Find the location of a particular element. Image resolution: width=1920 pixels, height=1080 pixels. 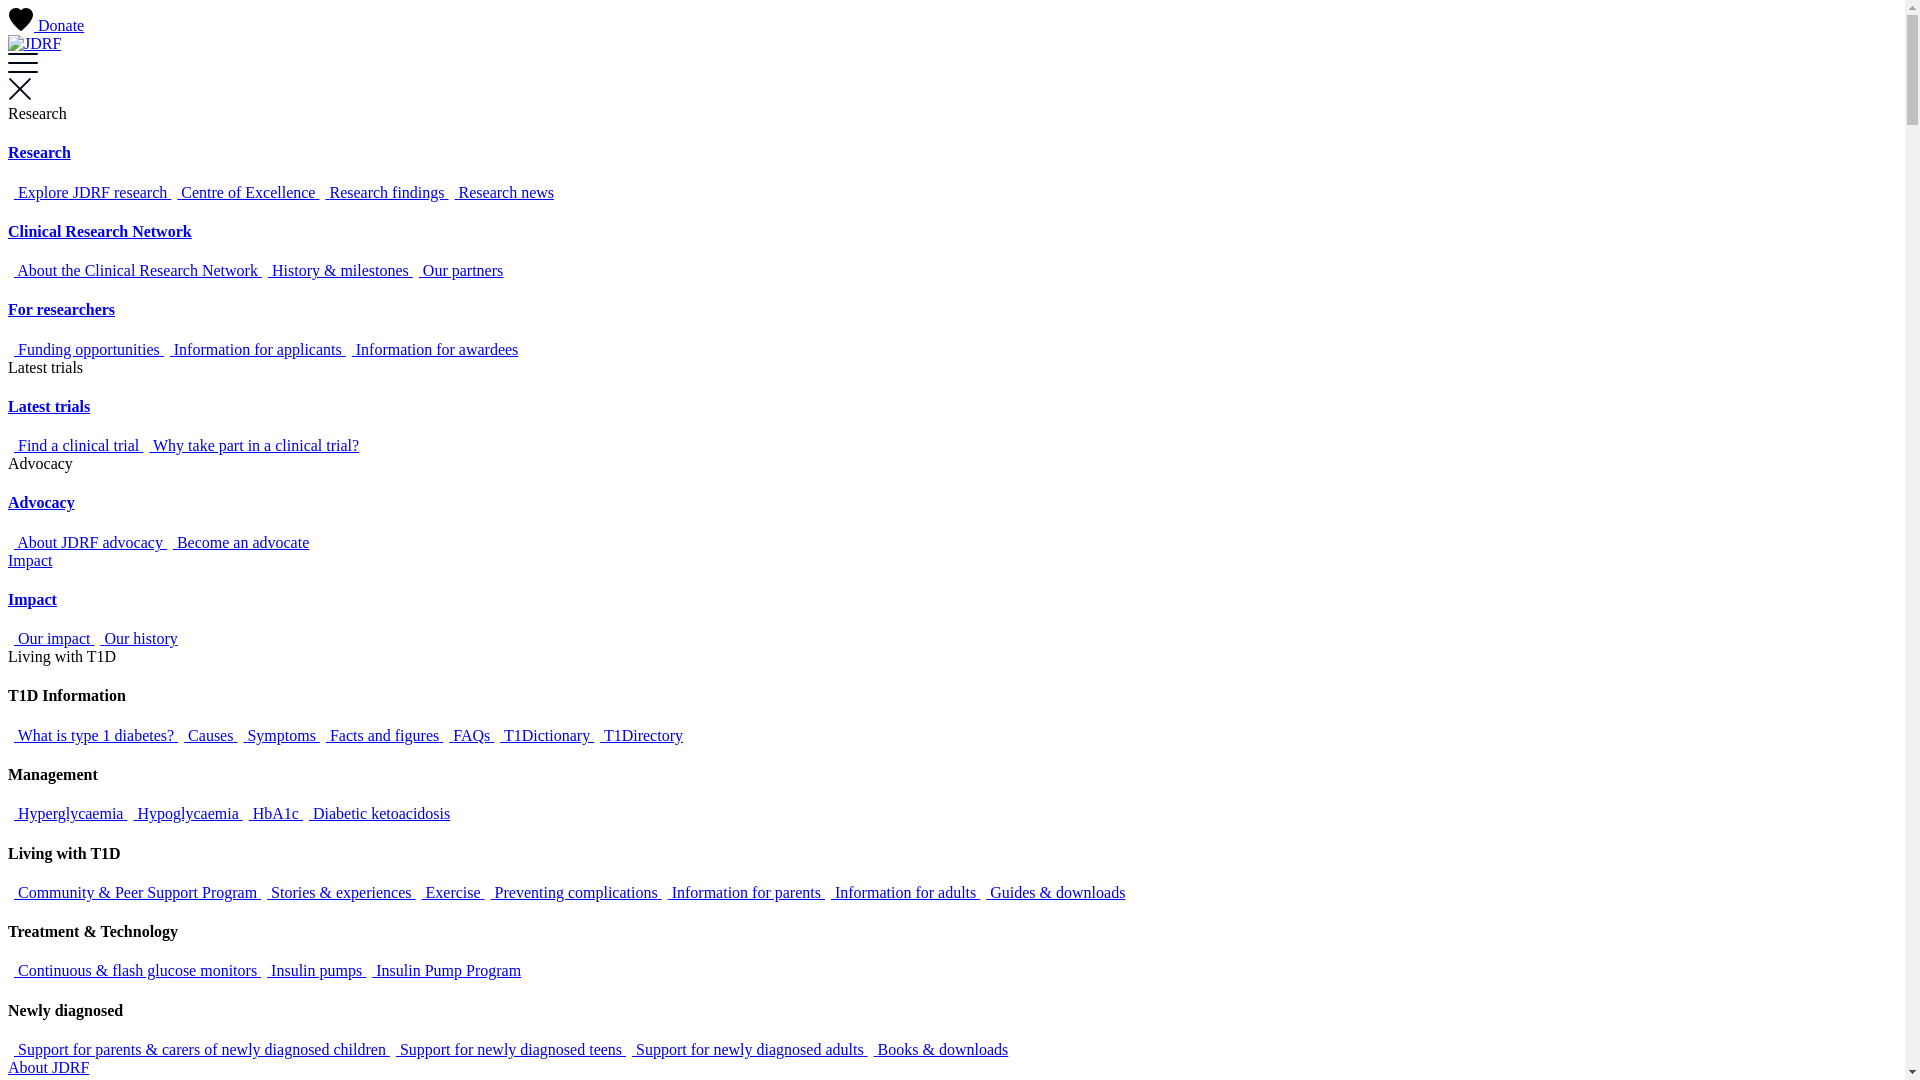

'Why take part in a clinical trial?' is located at coordinates (249, 444).